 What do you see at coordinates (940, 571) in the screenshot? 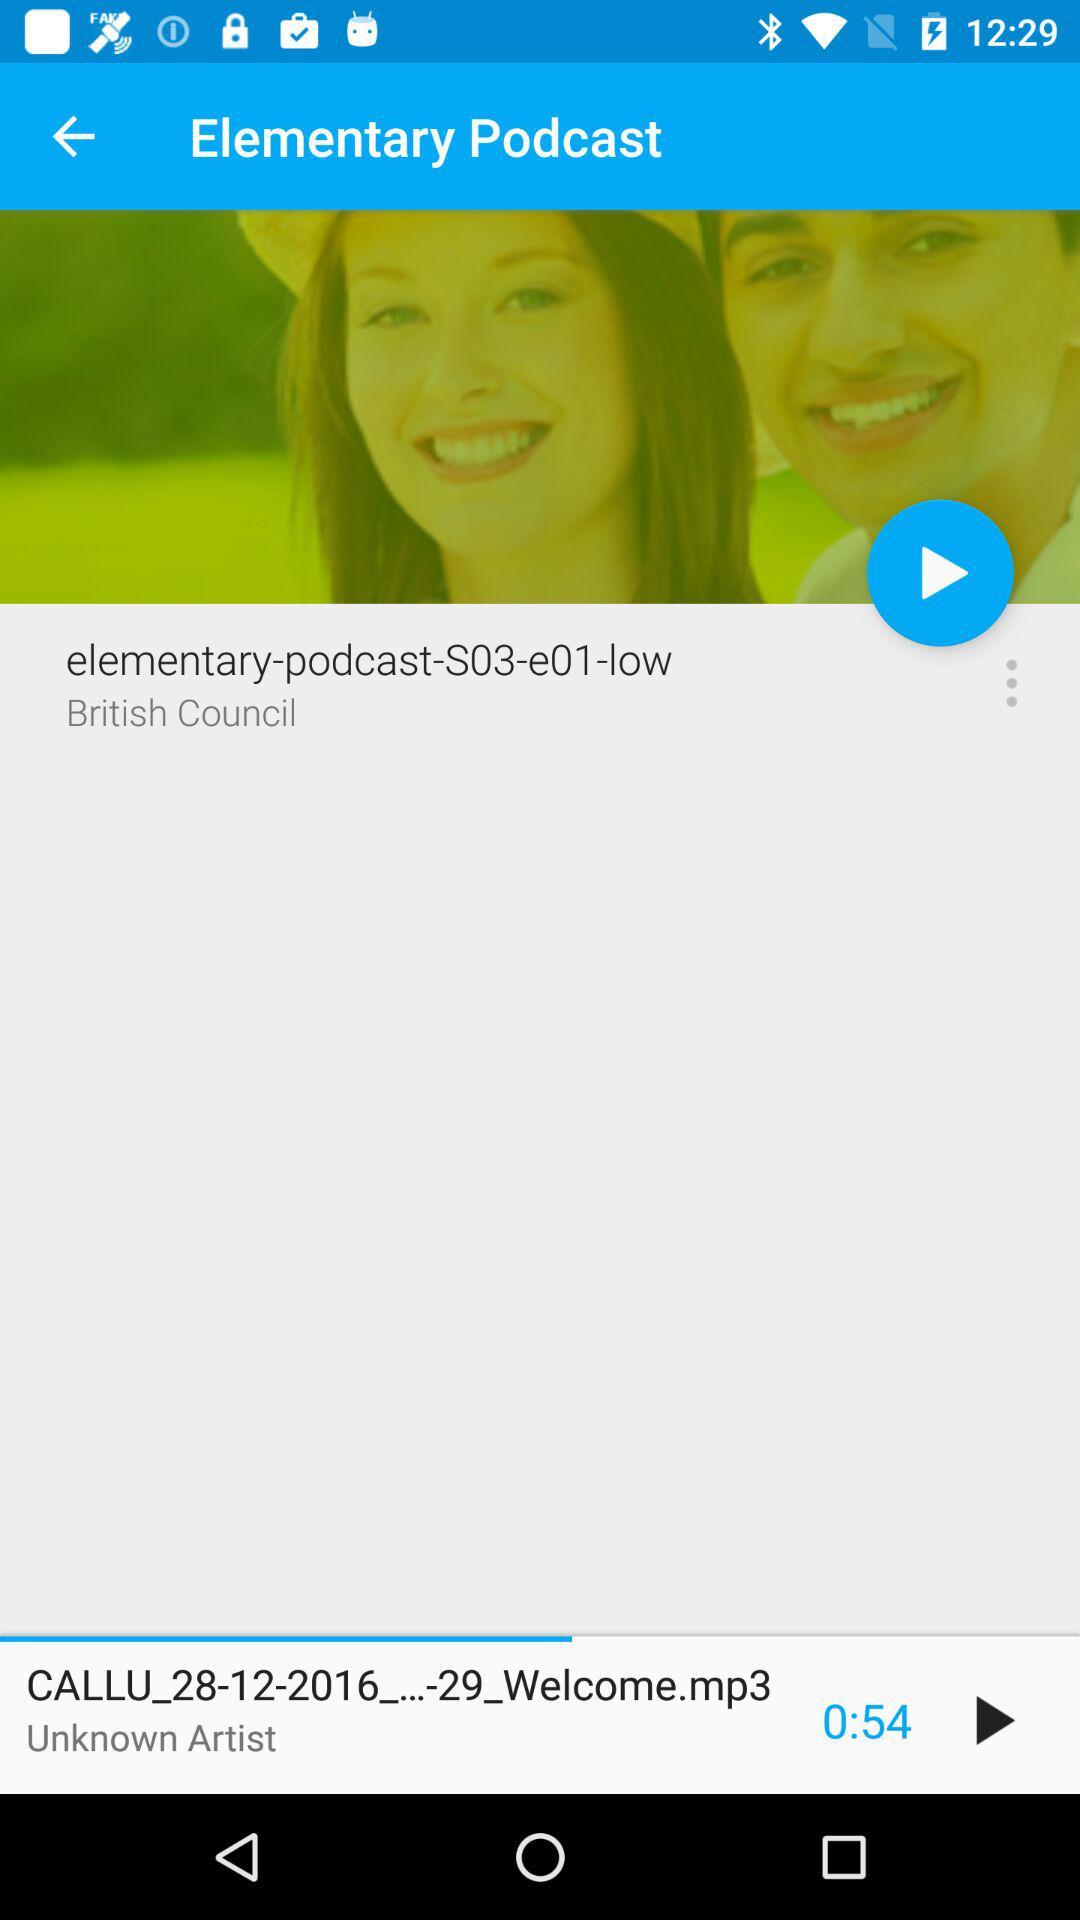
I see `the play icon` at bounding box center [940, 571].